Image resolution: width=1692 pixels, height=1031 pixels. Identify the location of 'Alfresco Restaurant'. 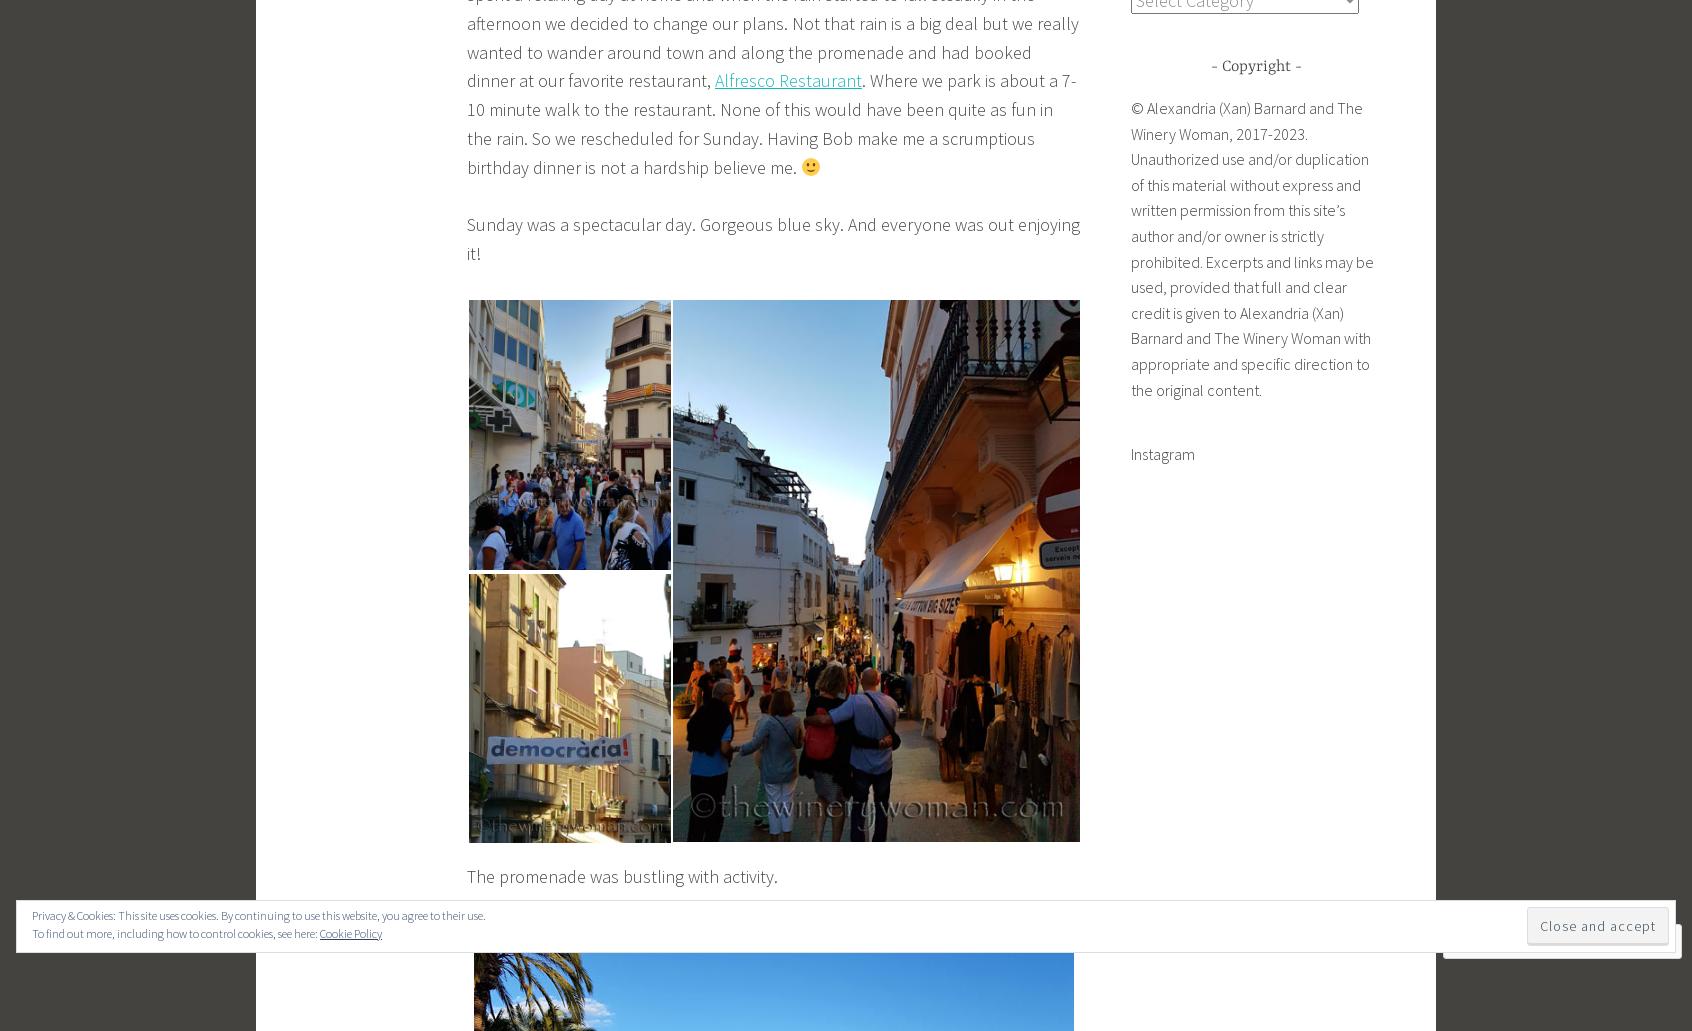
(714, 80).